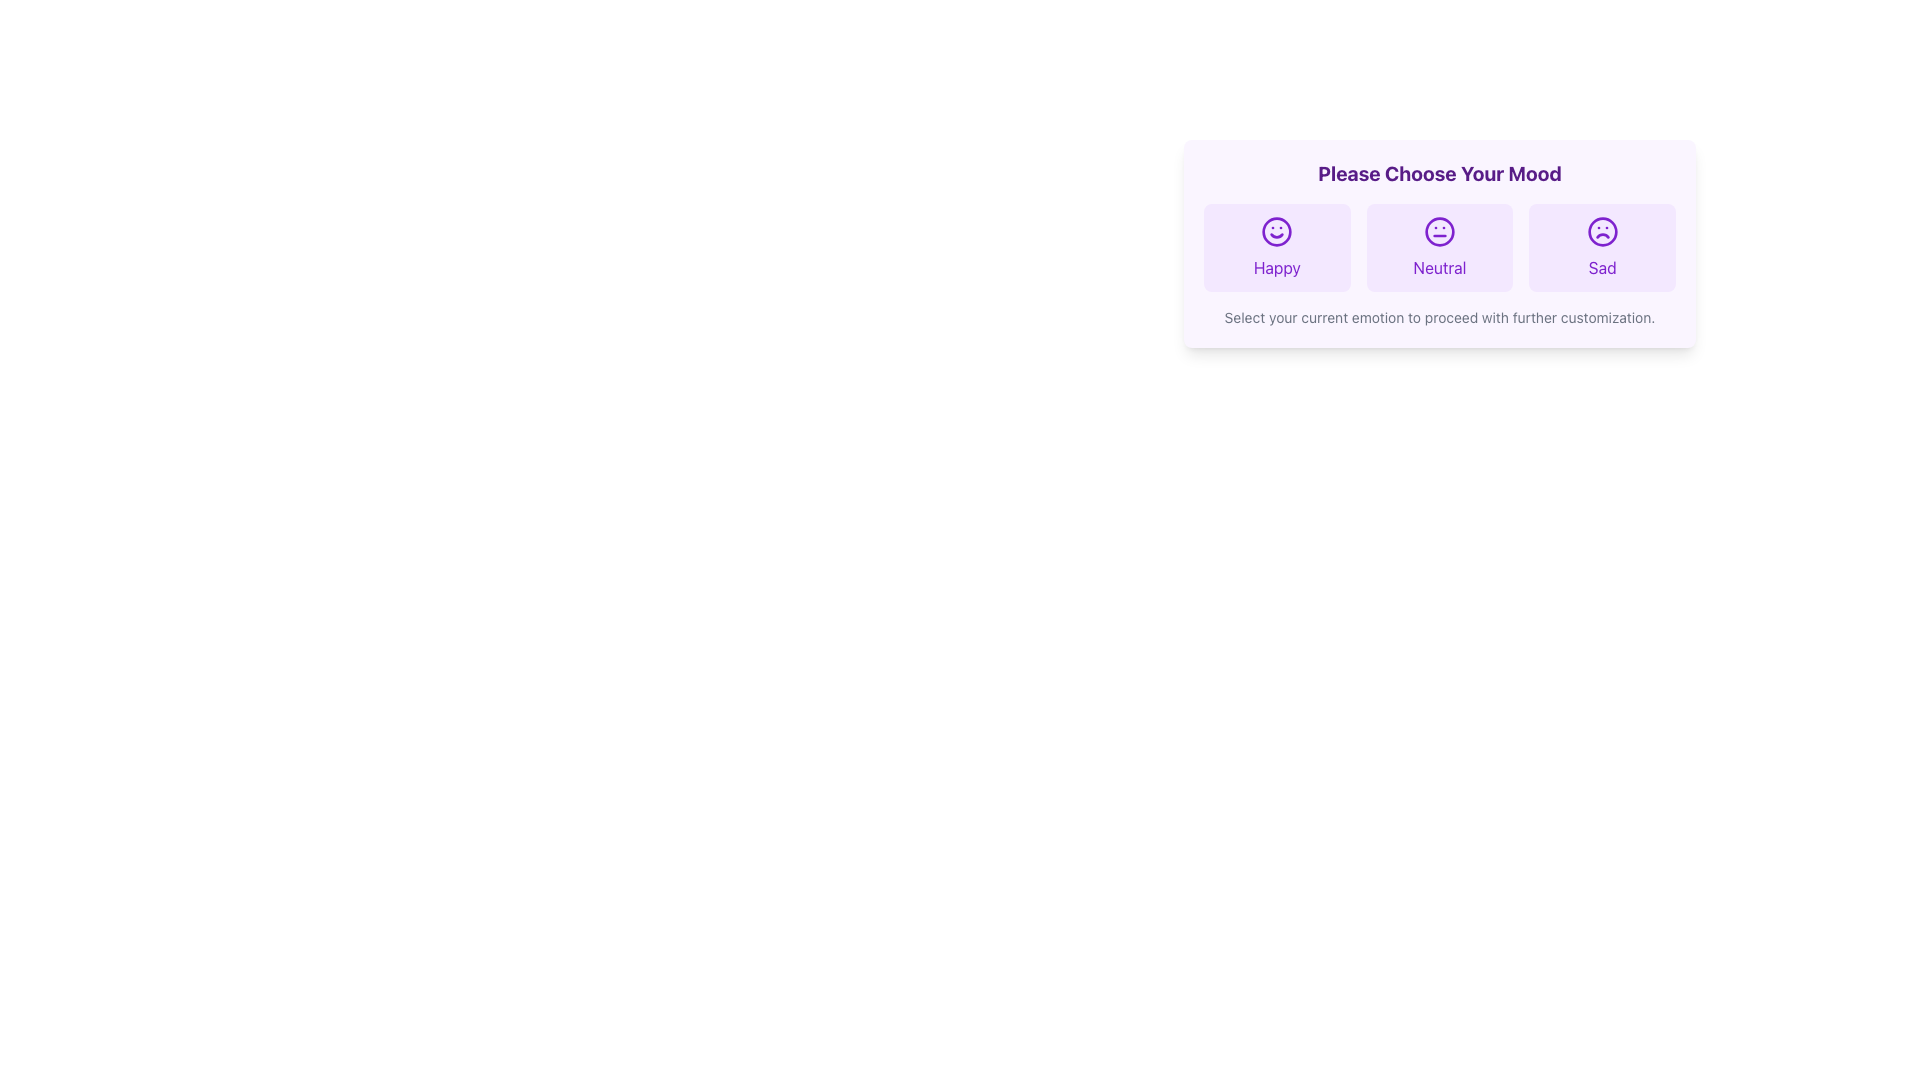  What do you see at coordinates (1440, 230) in the screenshot?
I see `the neutral mood icon, which is a circular icon with a neutral face design, located centrally in the middle slot among three mood icons` at bounding box center [1440, 230].